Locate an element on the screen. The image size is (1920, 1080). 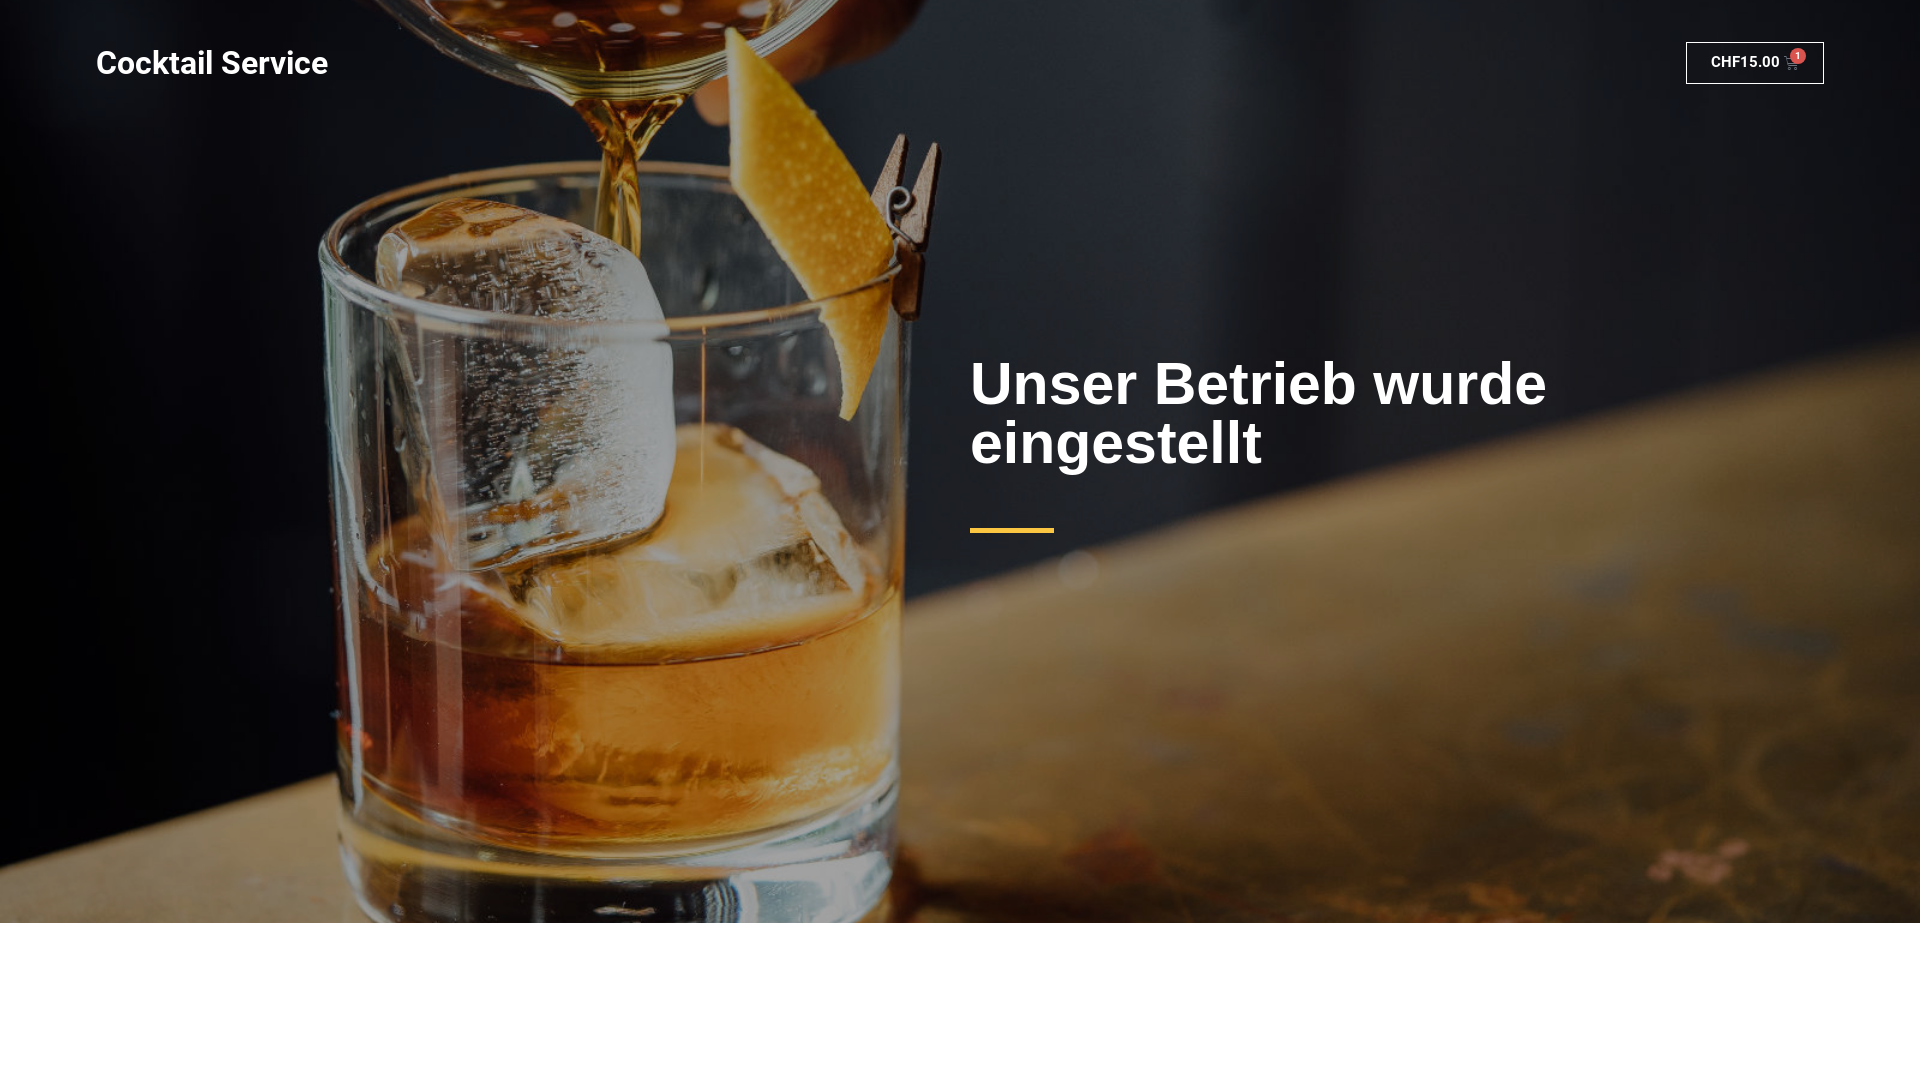
'Cocktail Service' is located at coordinates (211, 61).